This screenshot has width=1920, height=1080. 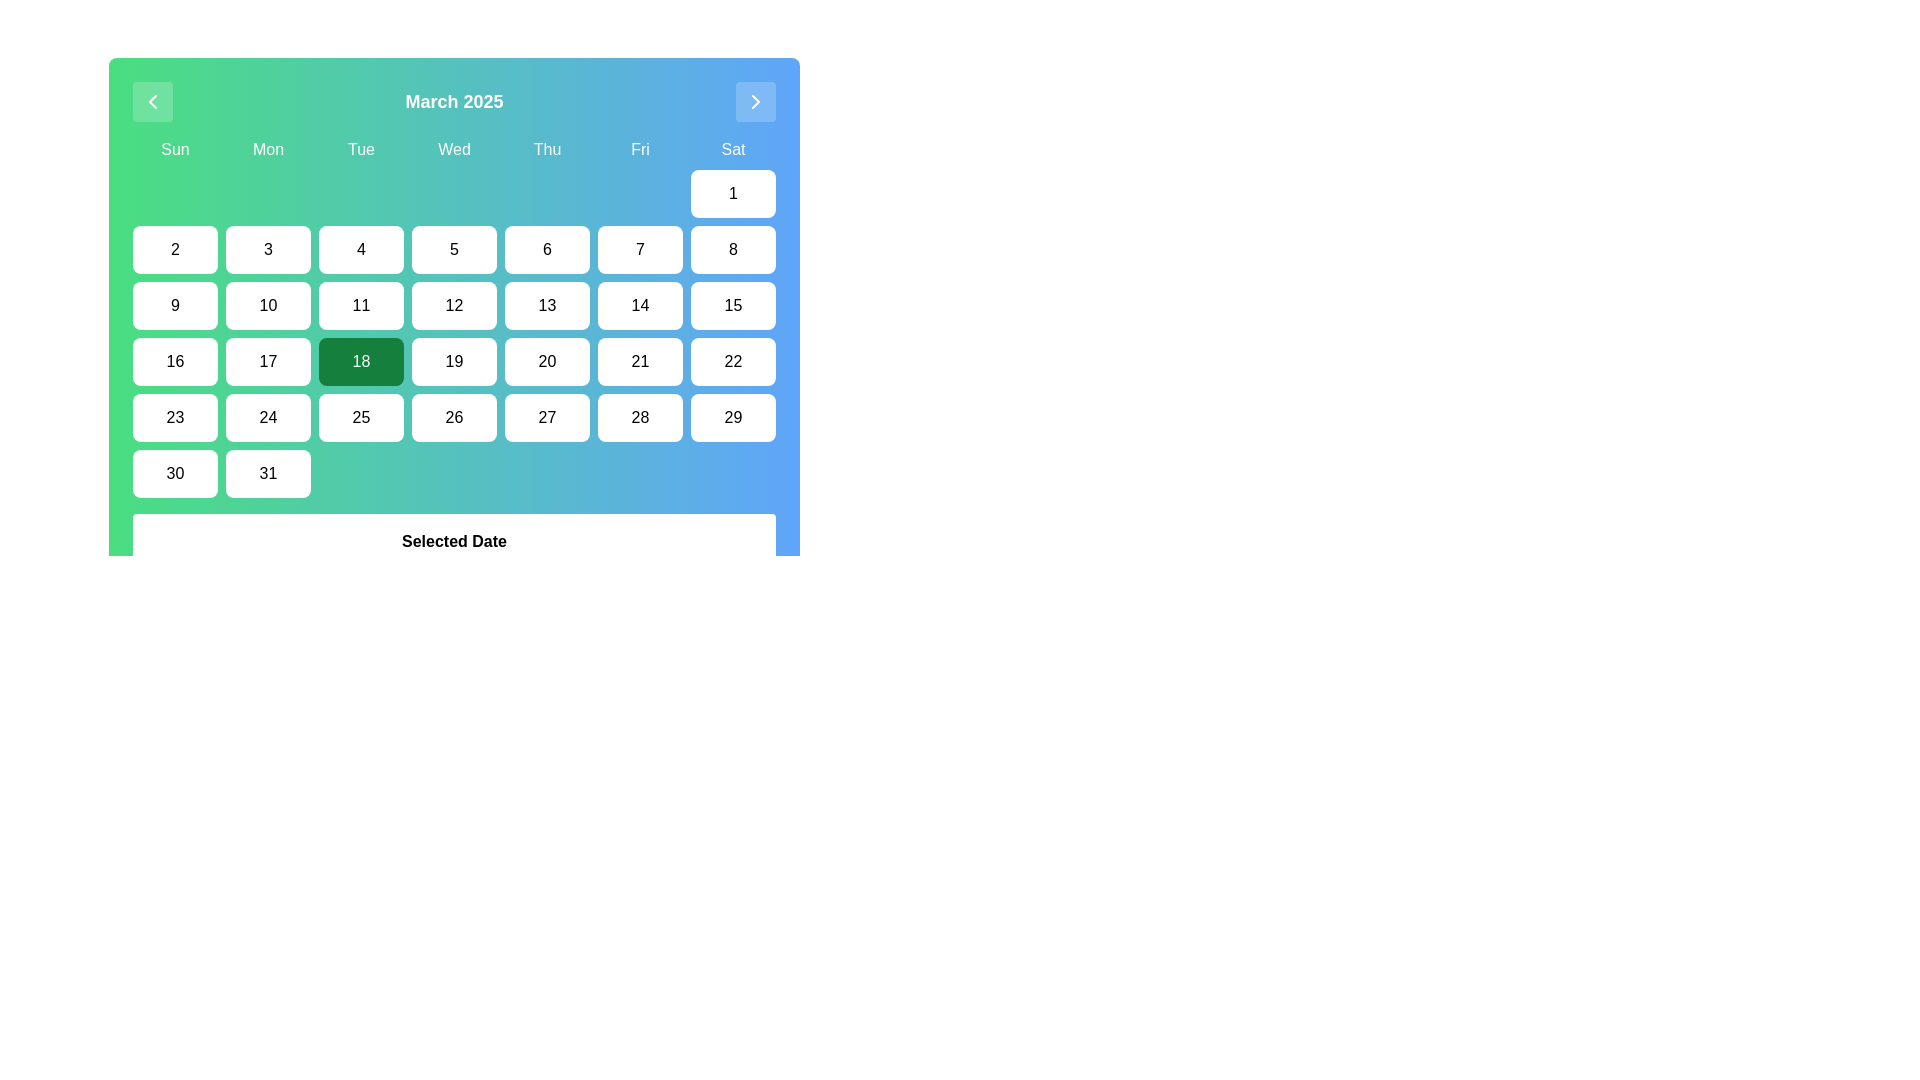 I want to click on the rectangular button with a white background and the text '4', so click(x=361, y=249).